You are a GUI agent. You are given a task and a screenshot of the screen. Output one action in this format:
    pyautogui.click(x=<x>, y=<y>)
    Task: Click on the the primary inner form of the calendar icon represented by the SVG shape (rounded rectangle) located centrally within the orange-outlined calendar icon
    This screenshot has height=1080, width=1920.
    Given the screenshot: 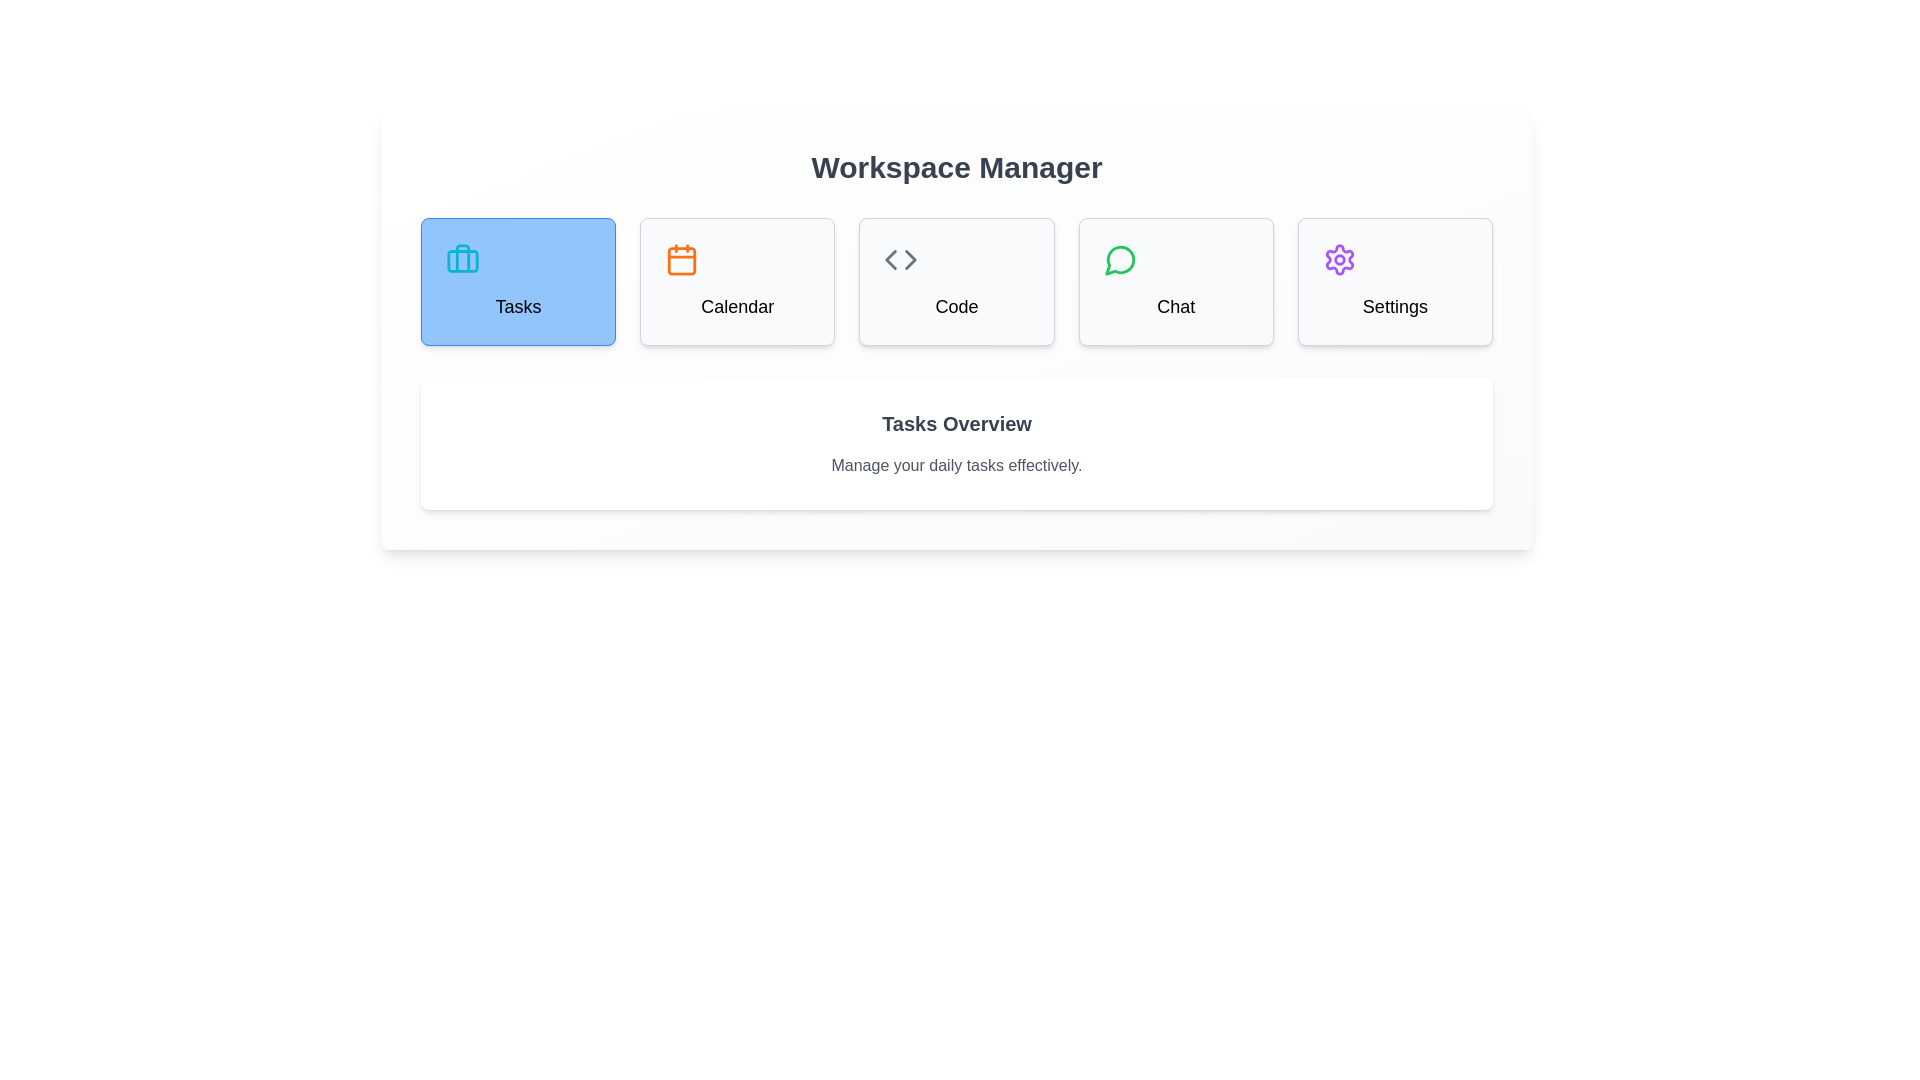 What is the action you would take?
    pyautogui.click(x=682, y=260)
    